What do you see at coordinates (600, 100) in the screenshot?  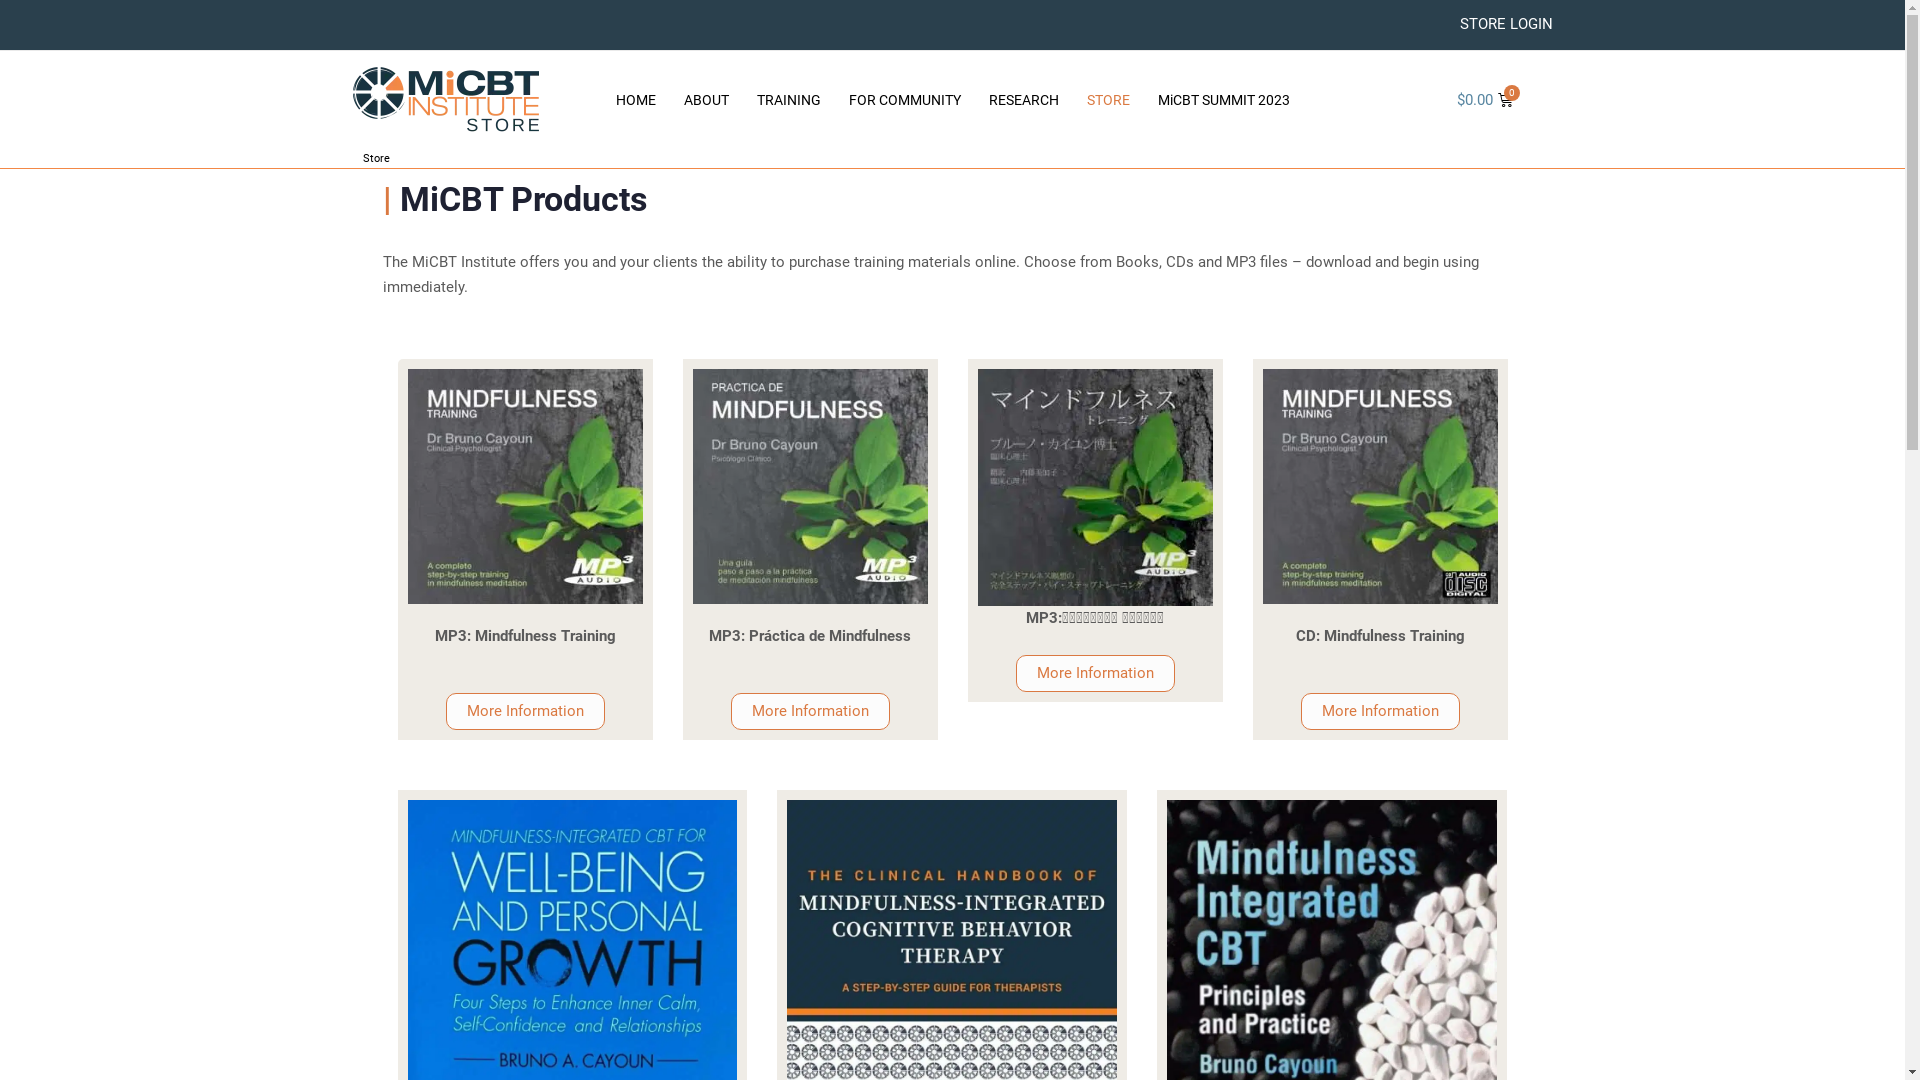 I see `'HOME'` at bounding box center [600, 100].